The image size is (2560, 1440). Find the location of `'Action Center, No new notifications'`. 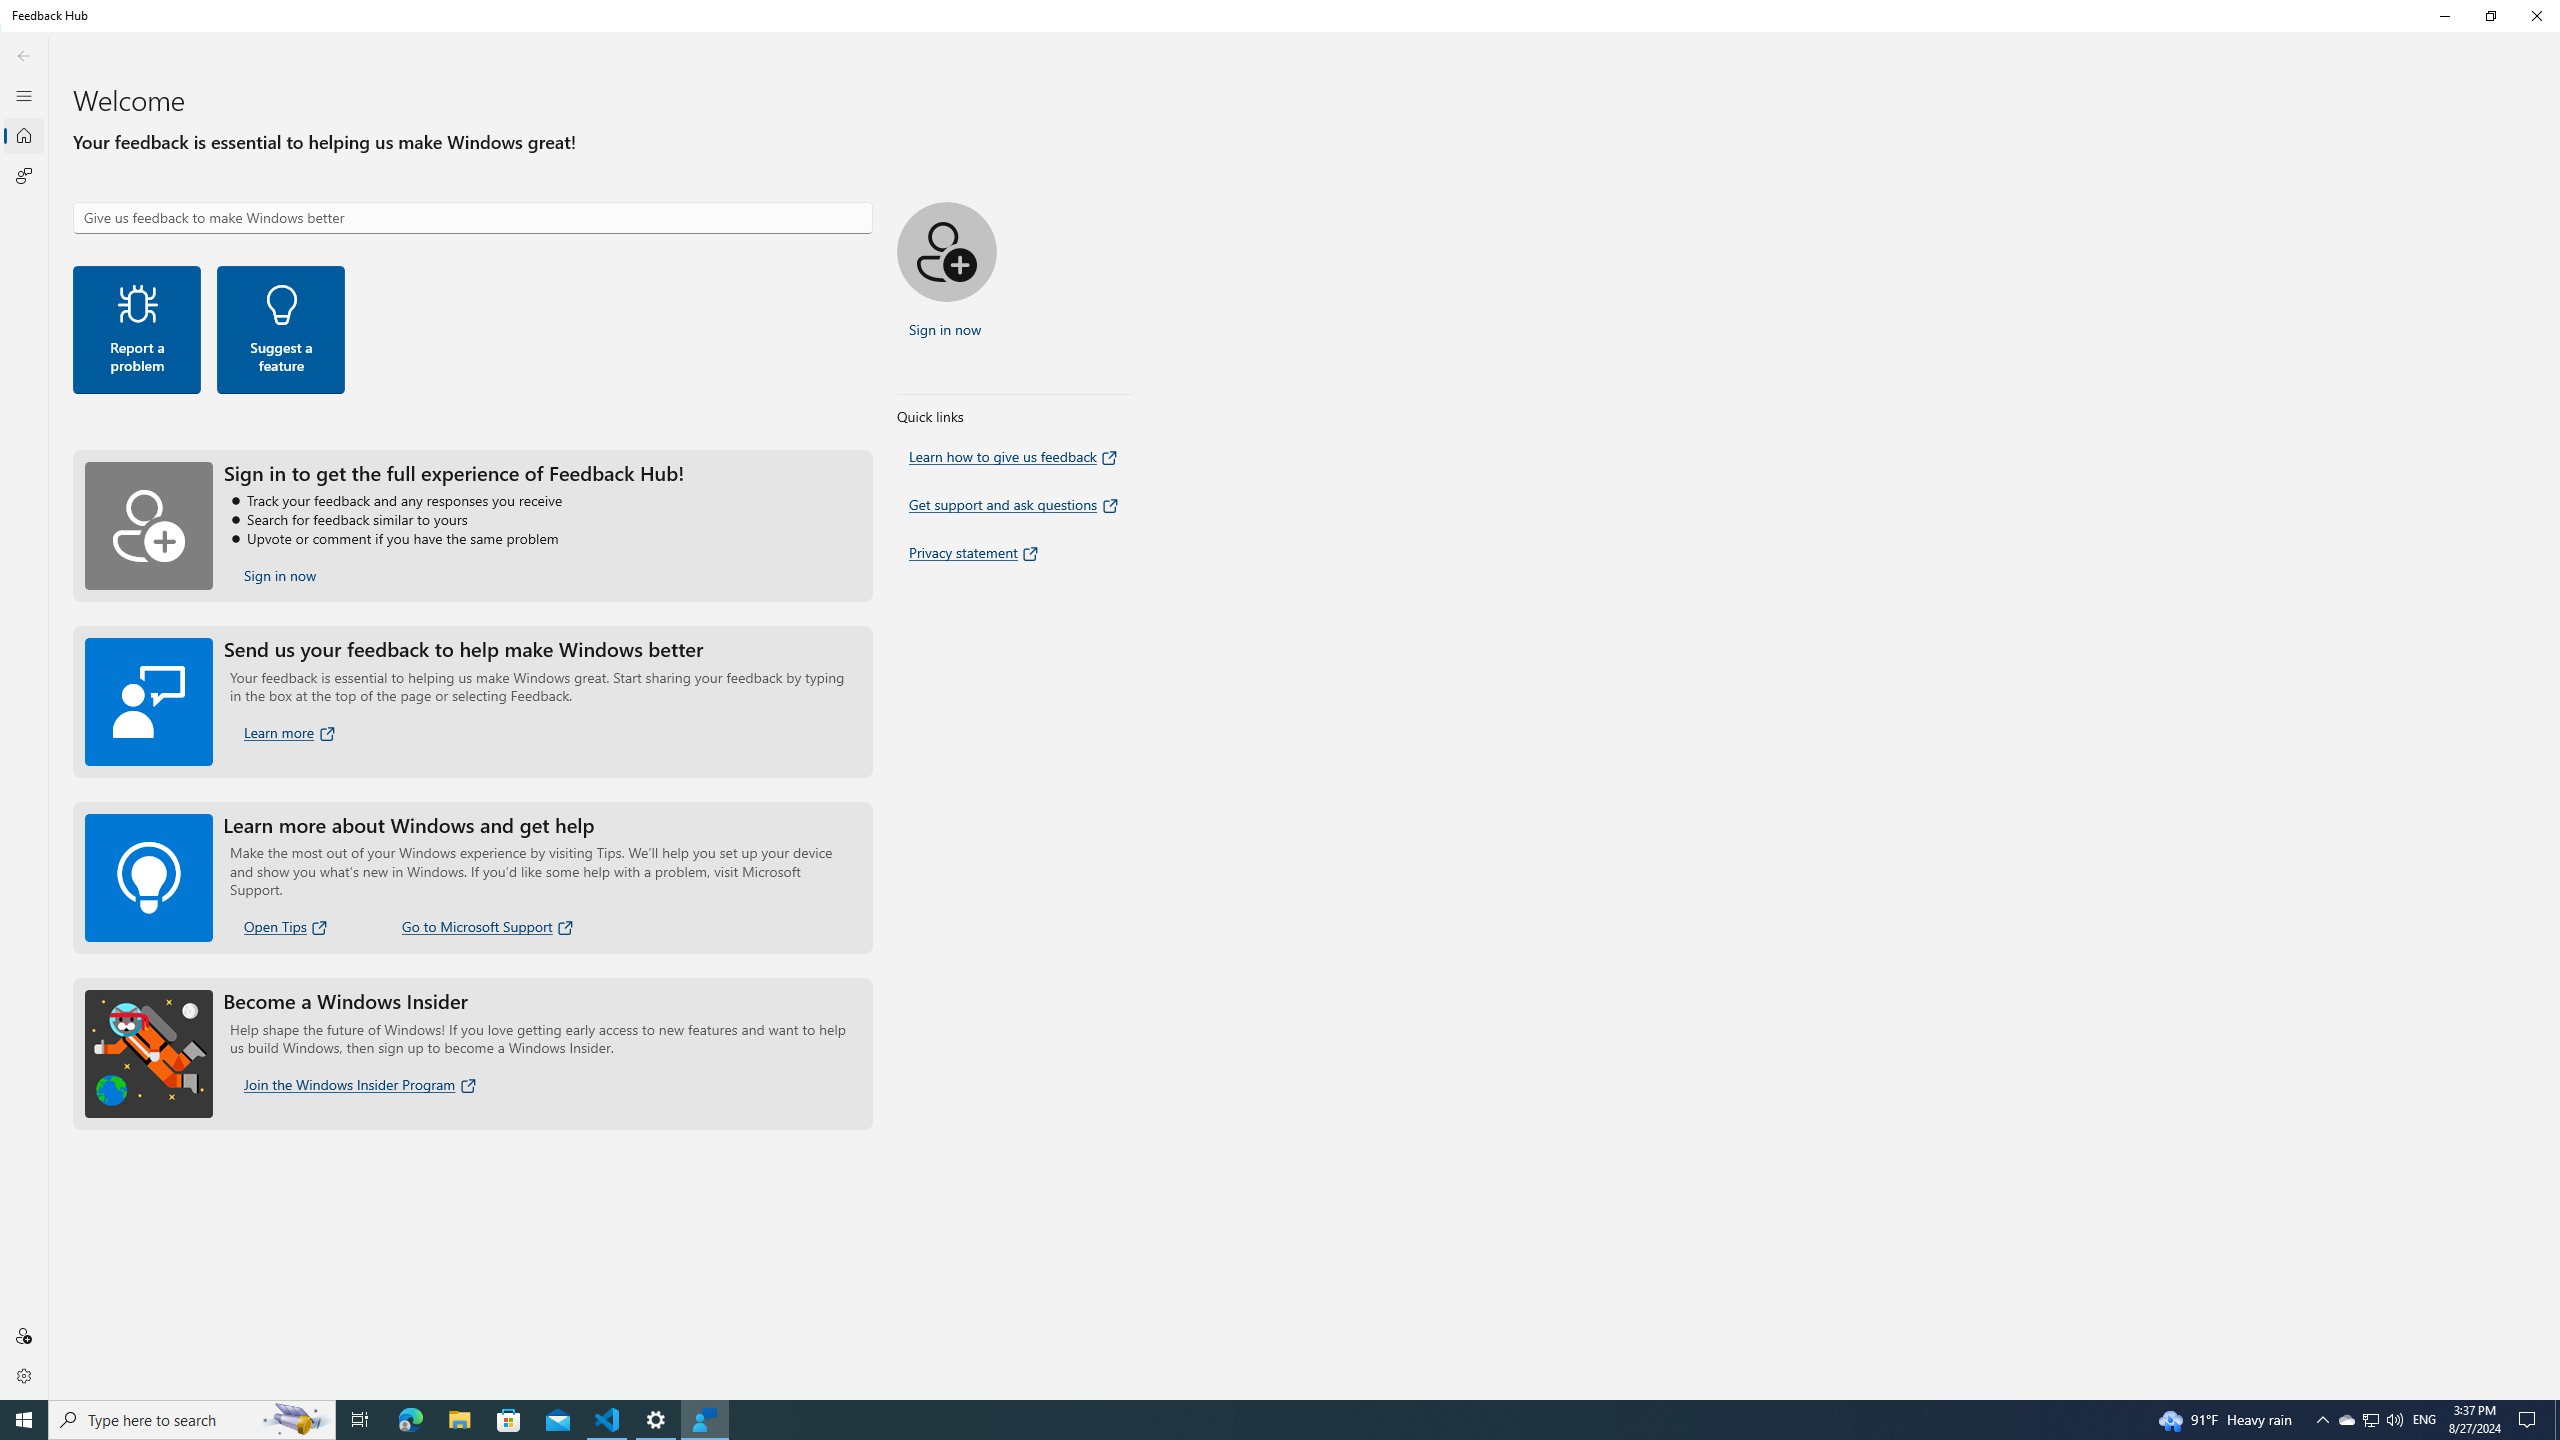

'Action Center, No new notifications' is located at coordinates (2530, 1418).